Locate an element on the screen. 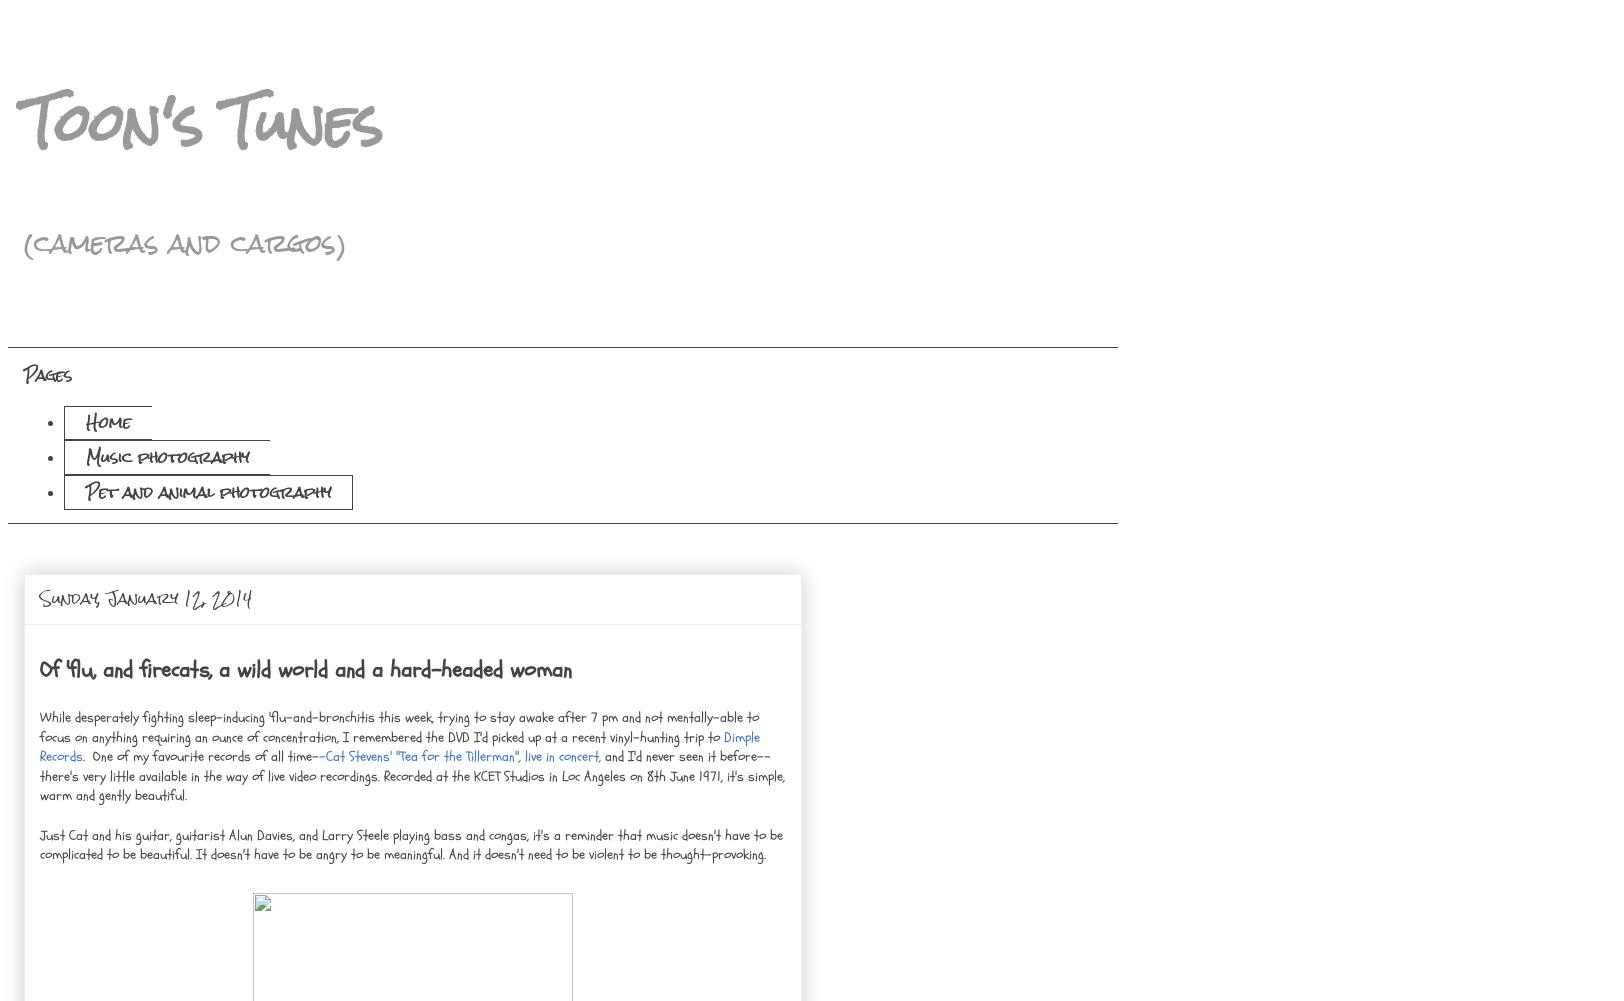  'Pages' is located at coordinates (48, 373).